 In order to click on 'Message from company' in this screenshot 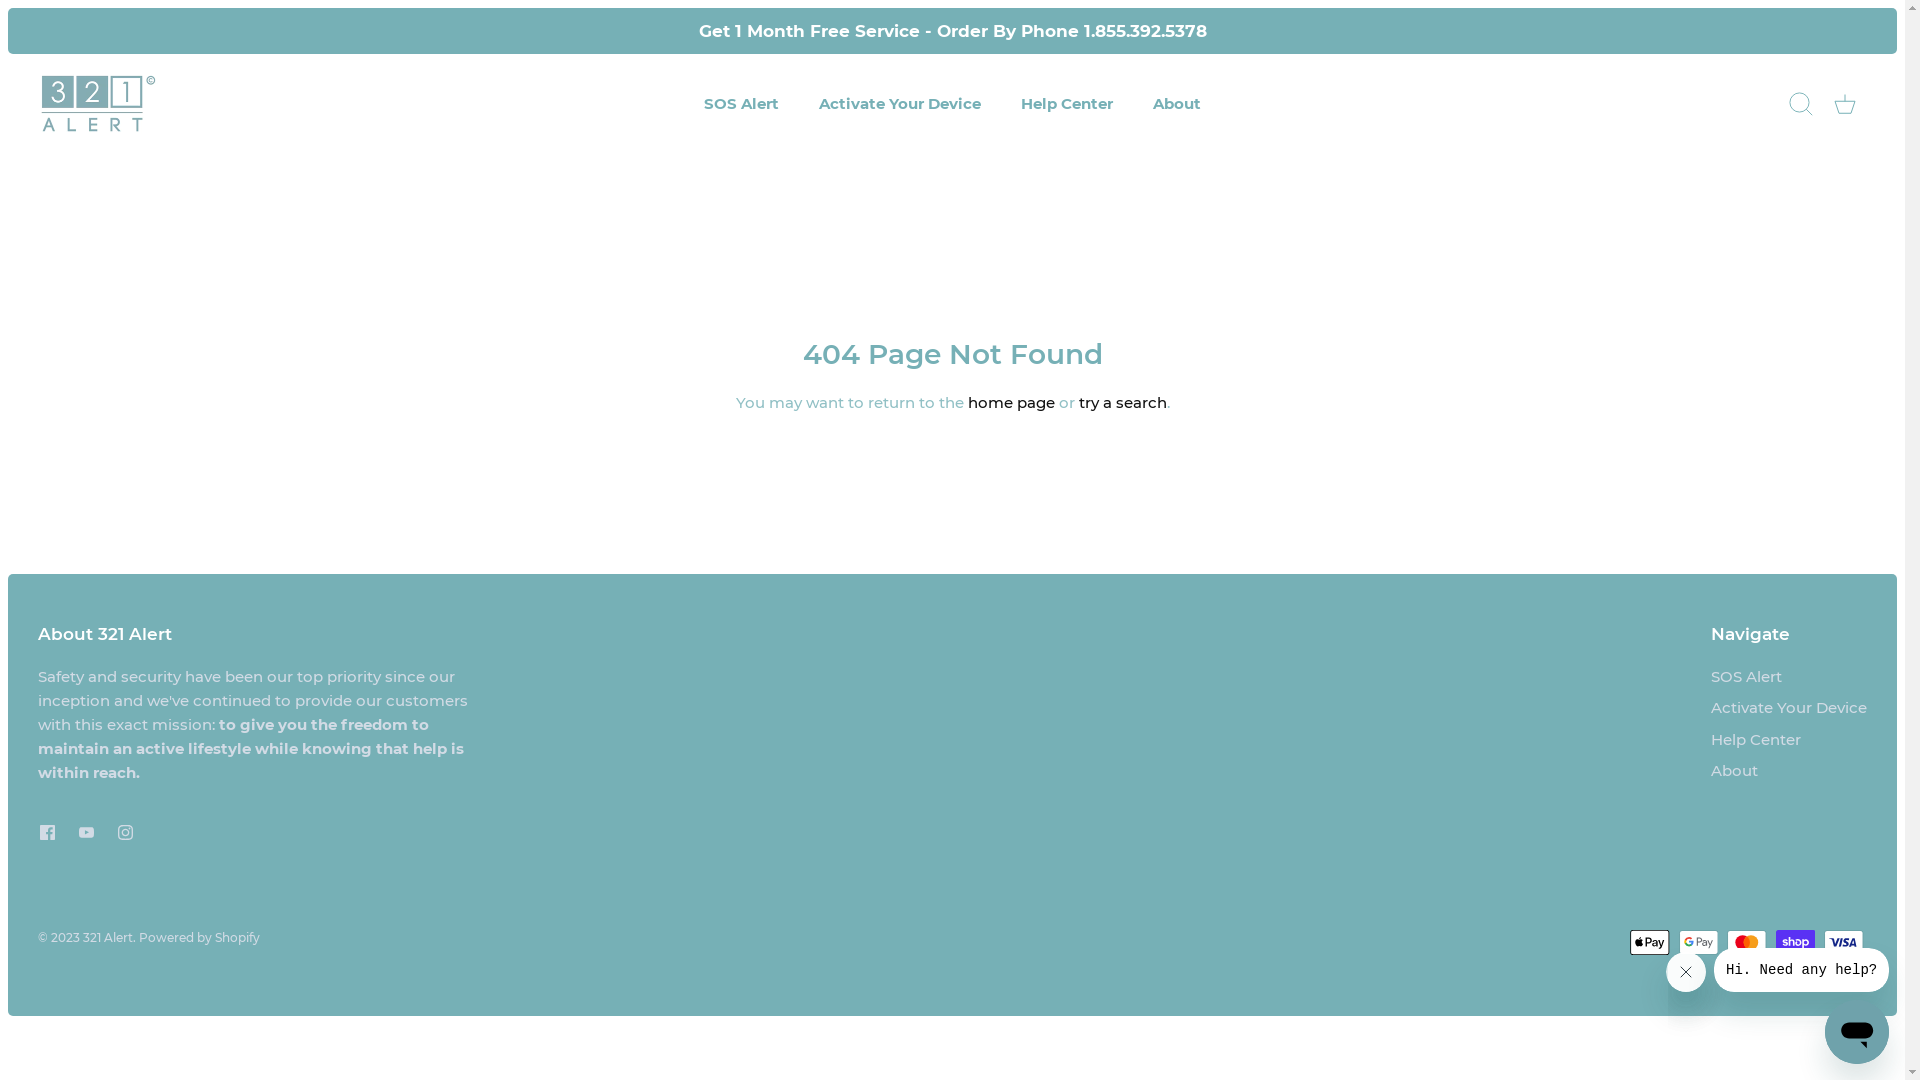, I will do `click(1801, 968)`.